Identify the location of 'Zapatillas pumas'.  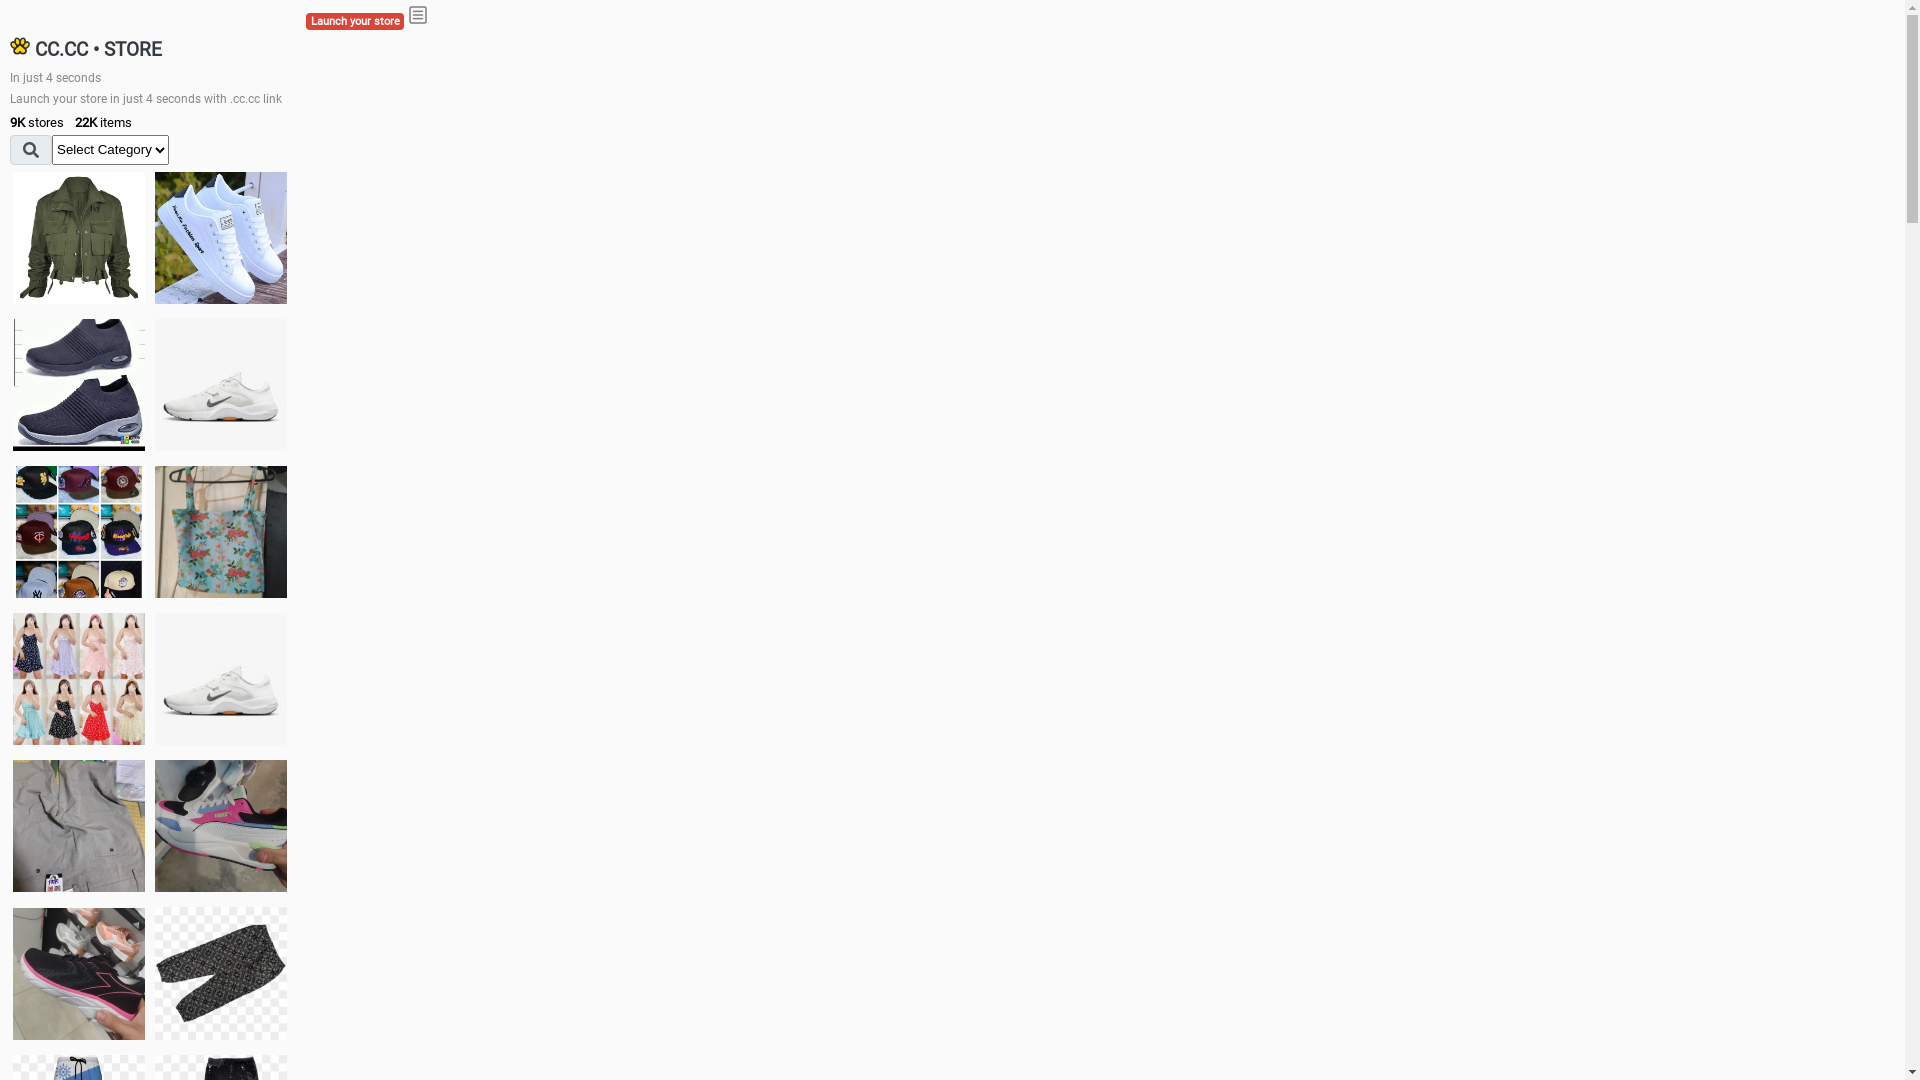
(220, 825).